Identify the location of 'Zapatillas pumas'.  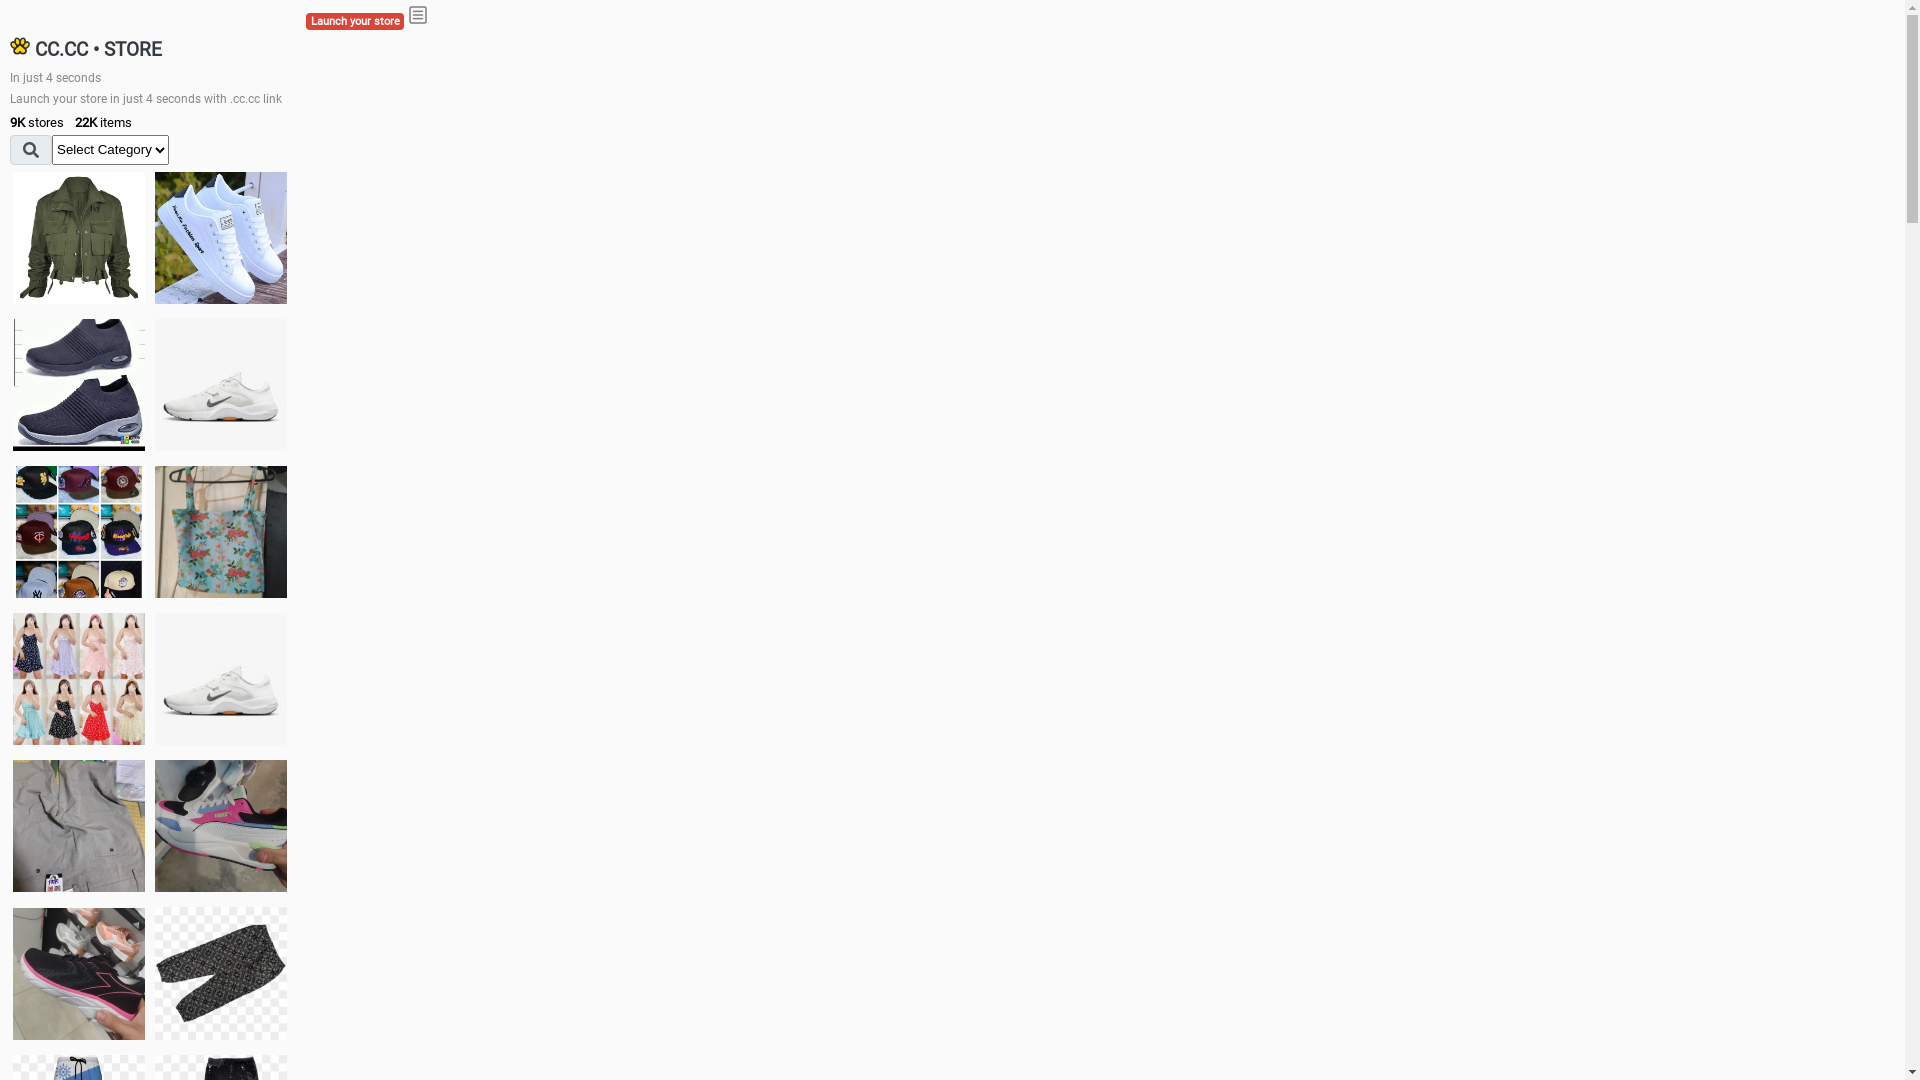
(220, 825).